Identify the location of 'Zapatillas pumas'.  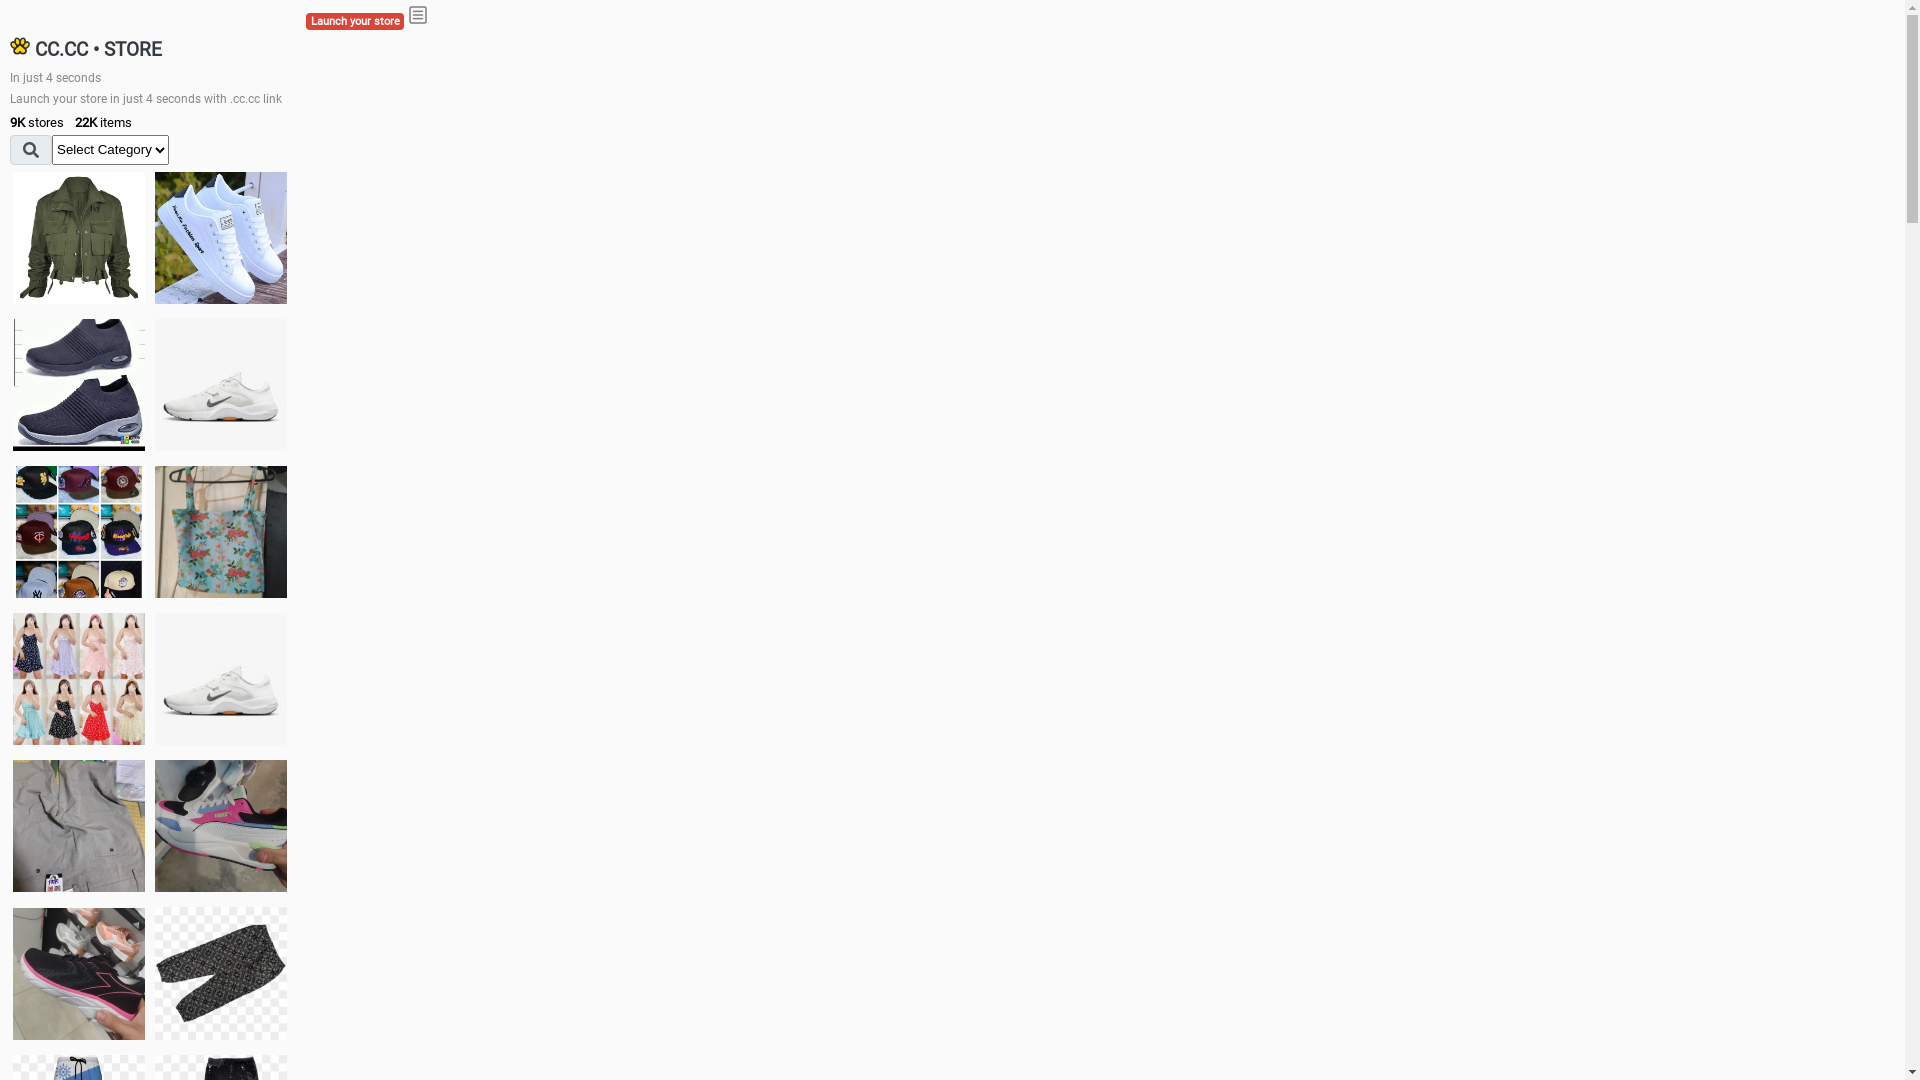
(220, 825).